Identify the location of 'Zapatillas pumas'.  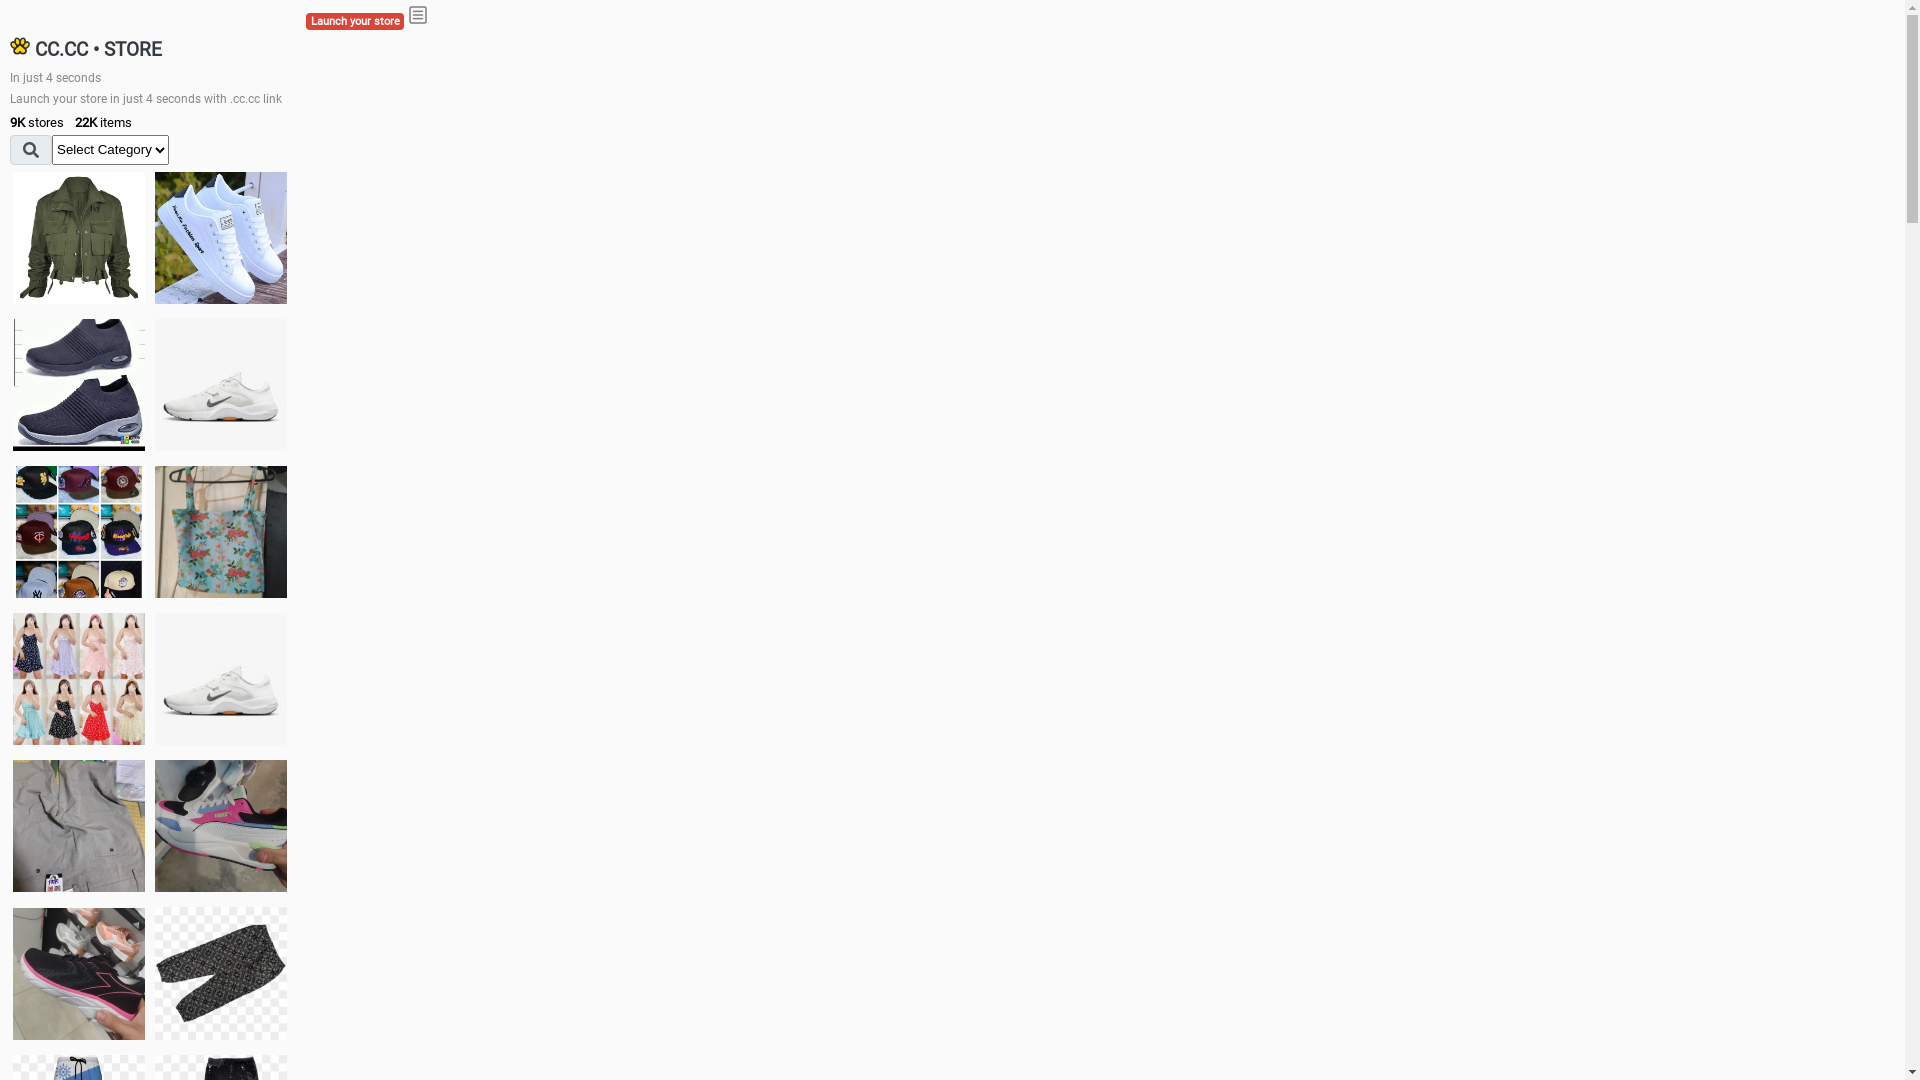
(220, 825).